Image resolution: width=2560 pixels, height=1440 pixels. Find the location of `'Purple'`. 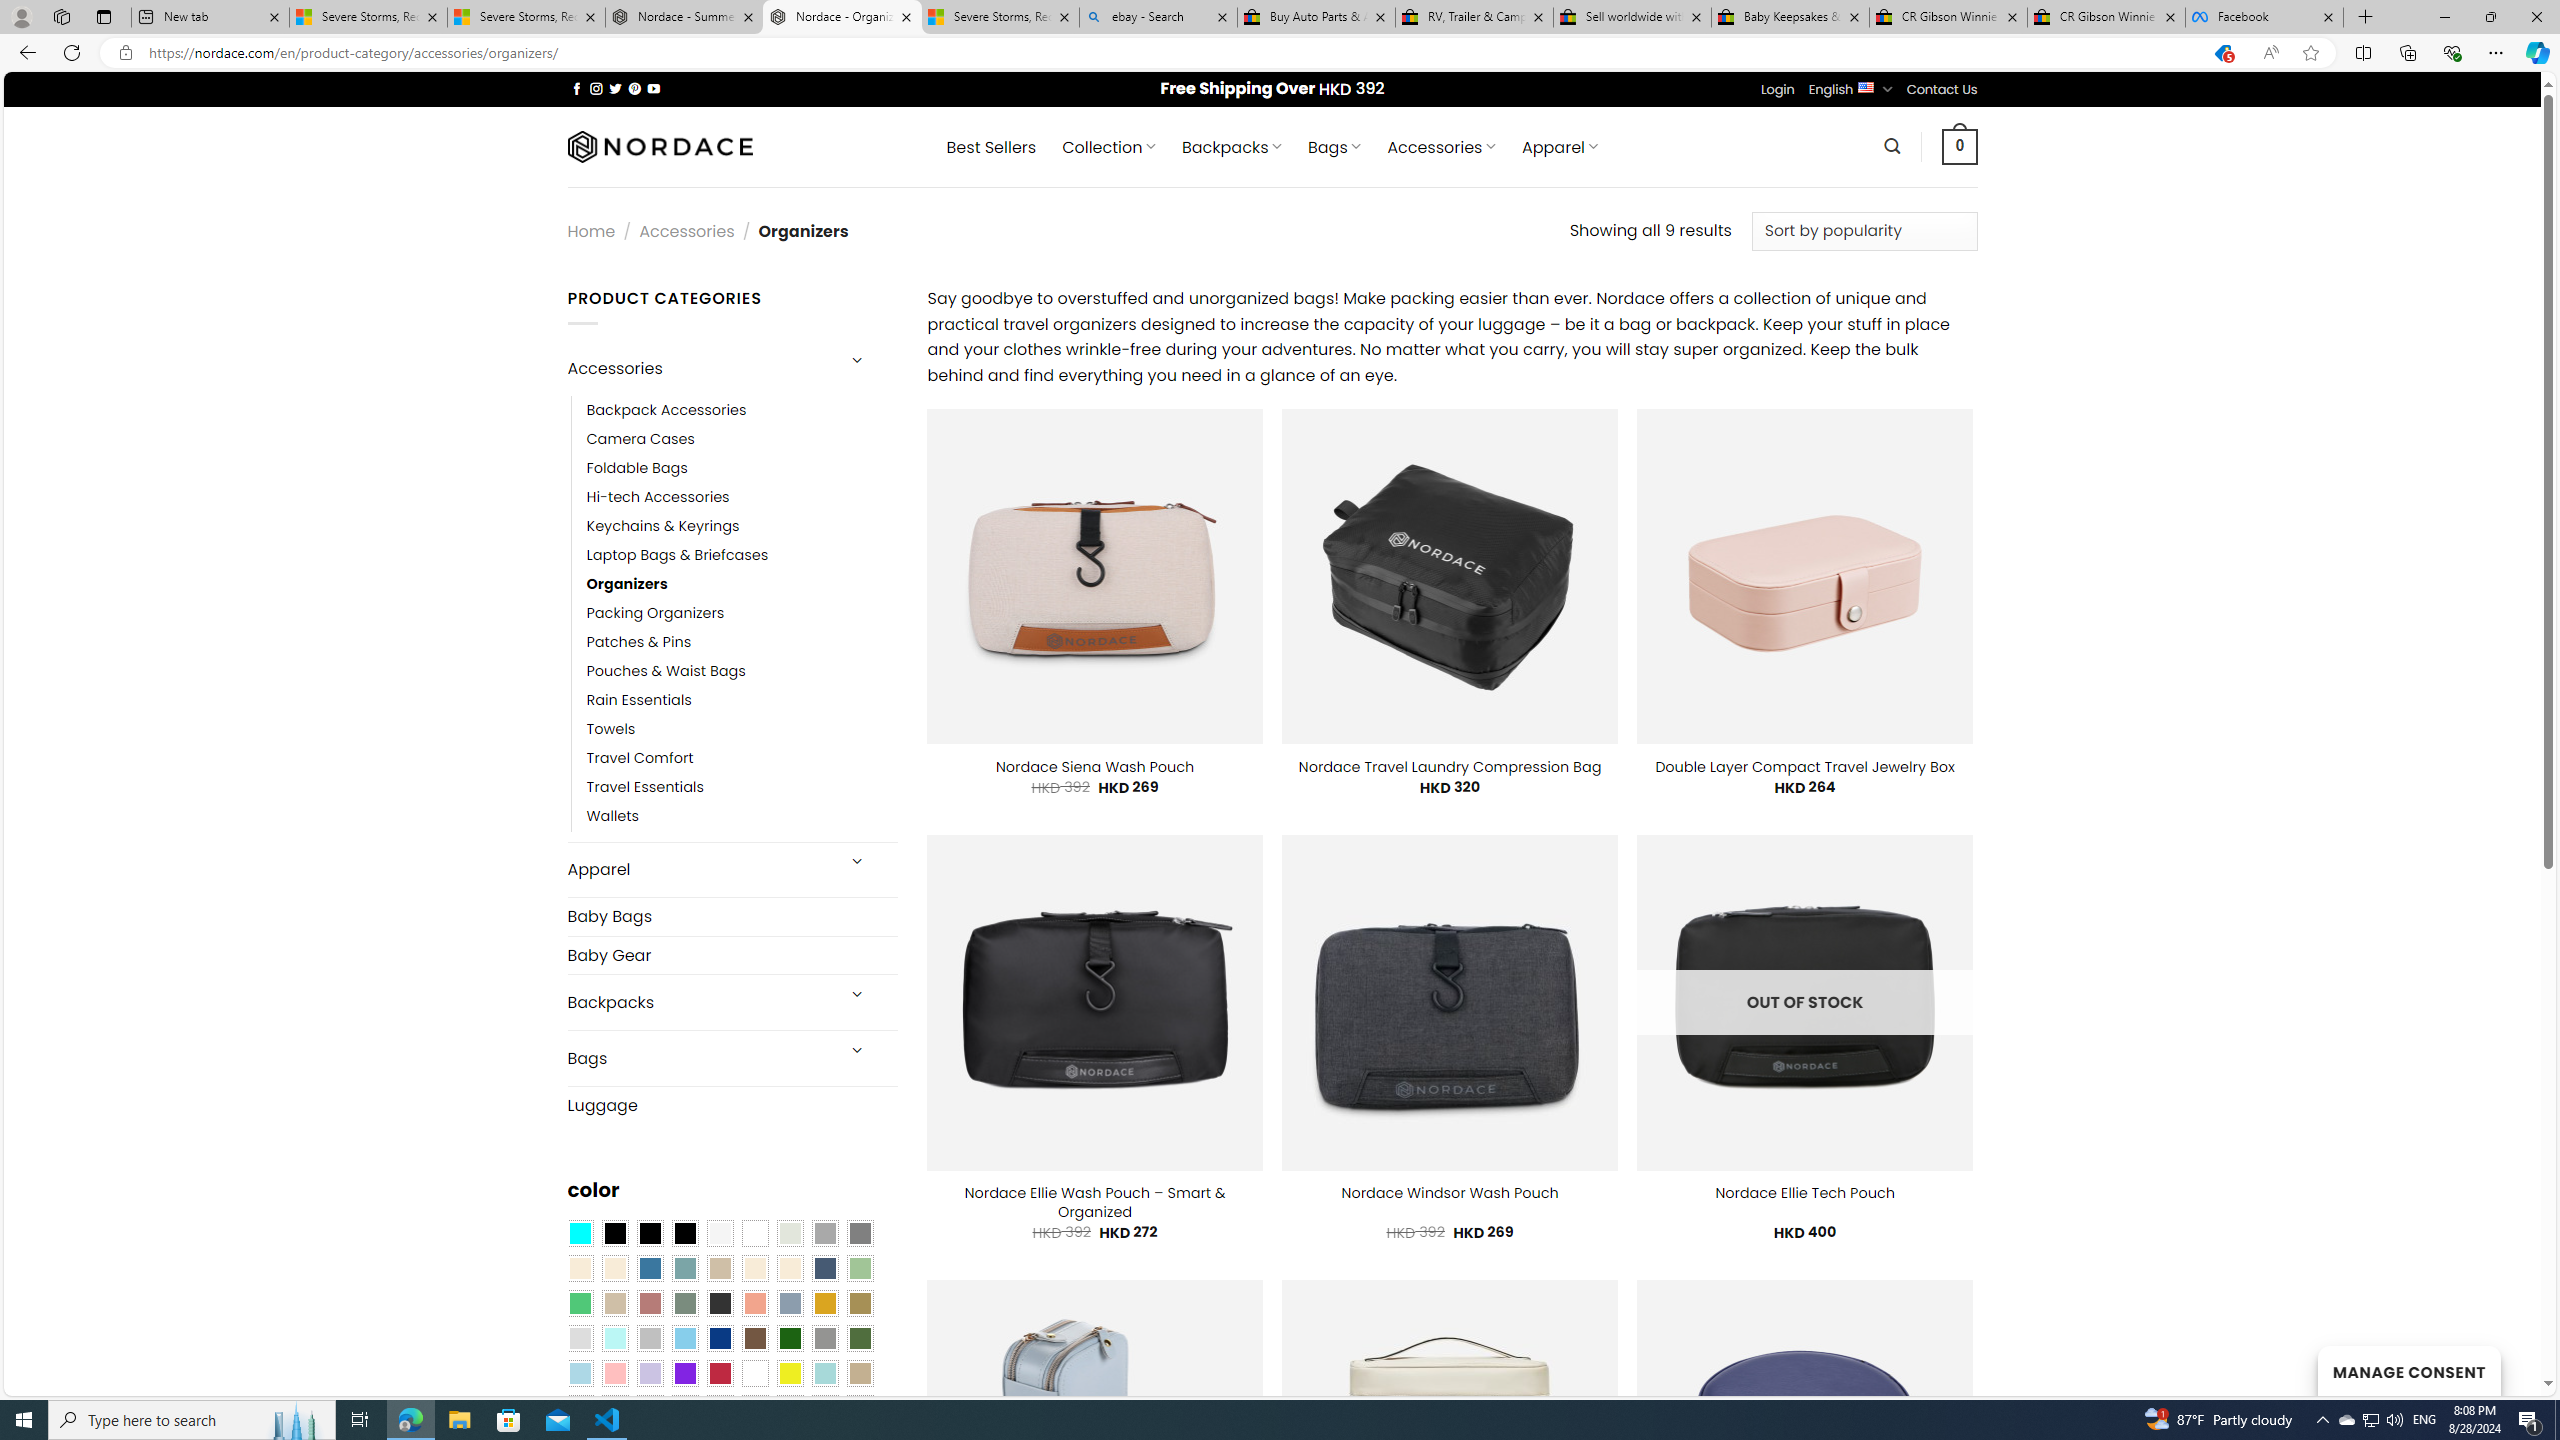

'Purple' is located at coordinates (684, 1372).